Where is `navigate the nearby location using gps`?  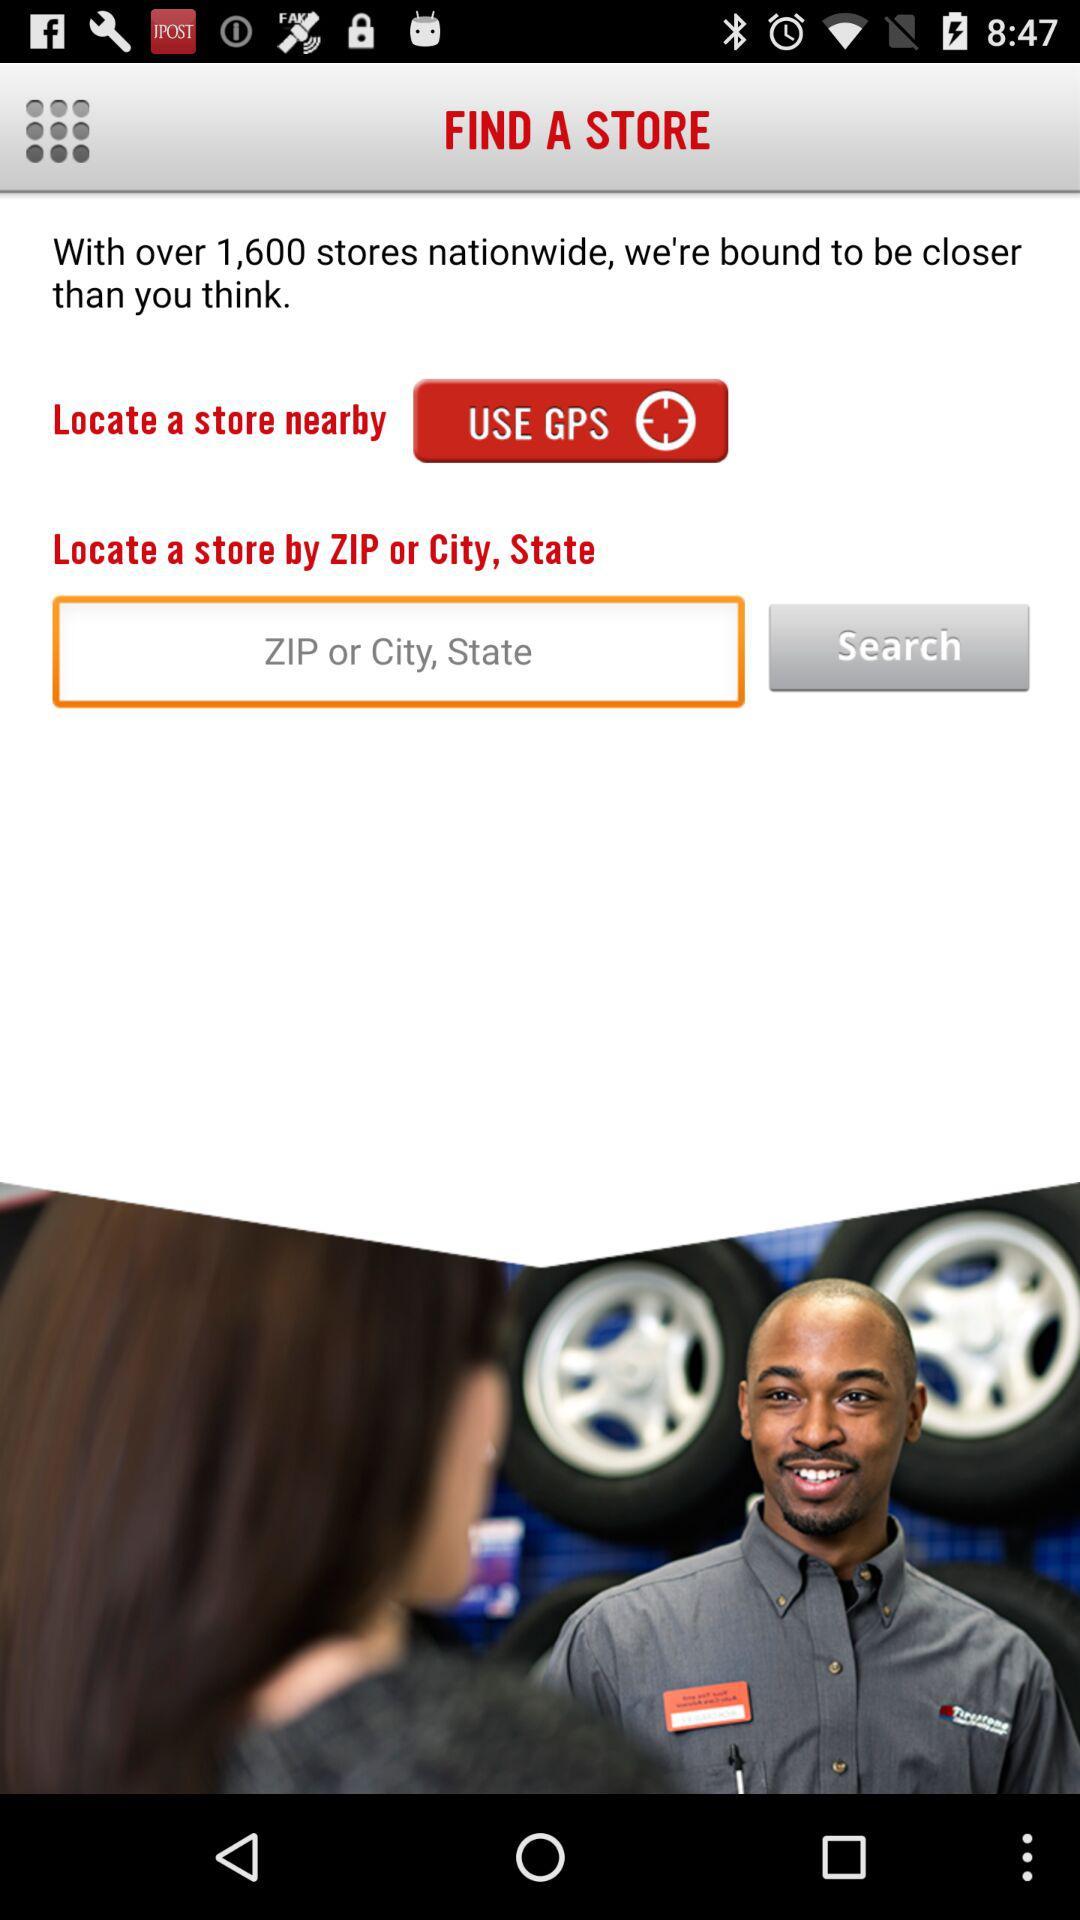
navigate the nearby location using gps is located at coordinates (570, 419).